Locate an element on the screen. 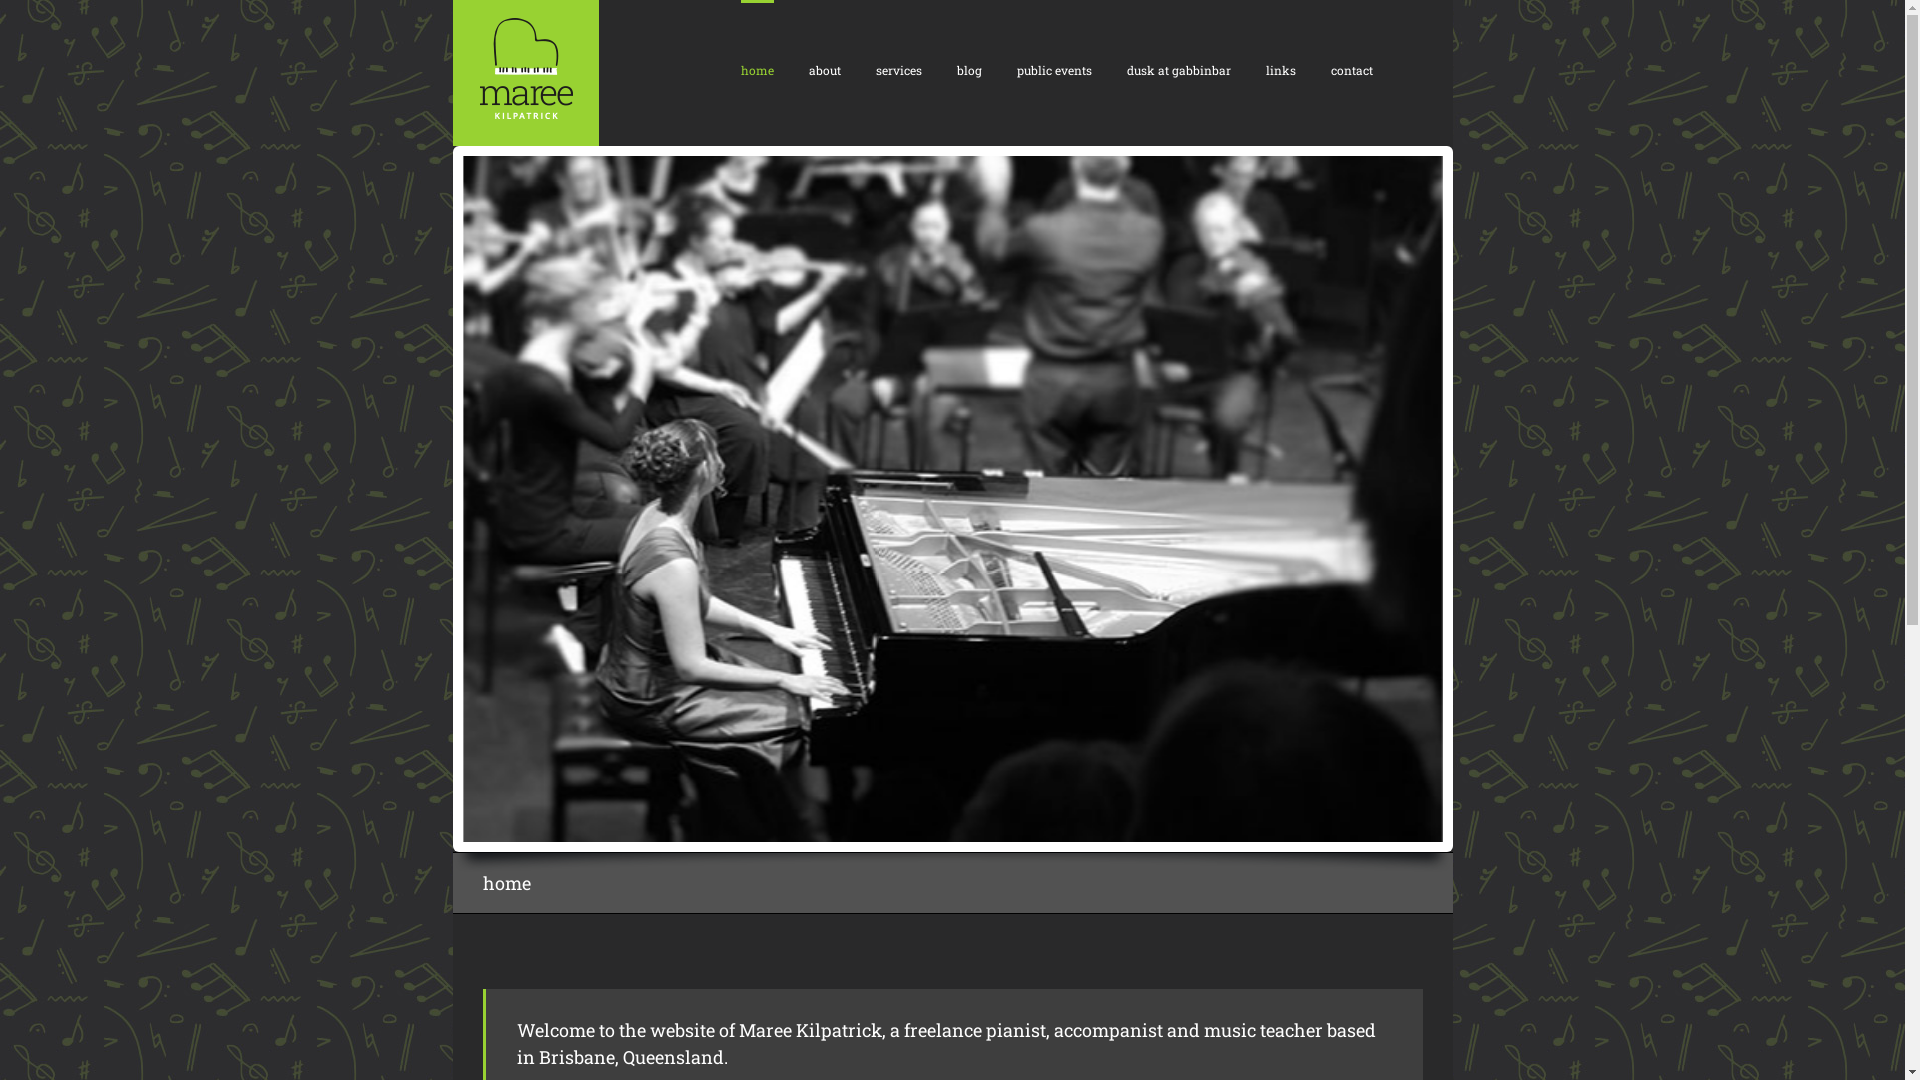  'home' is located at coordinates (755, 68).